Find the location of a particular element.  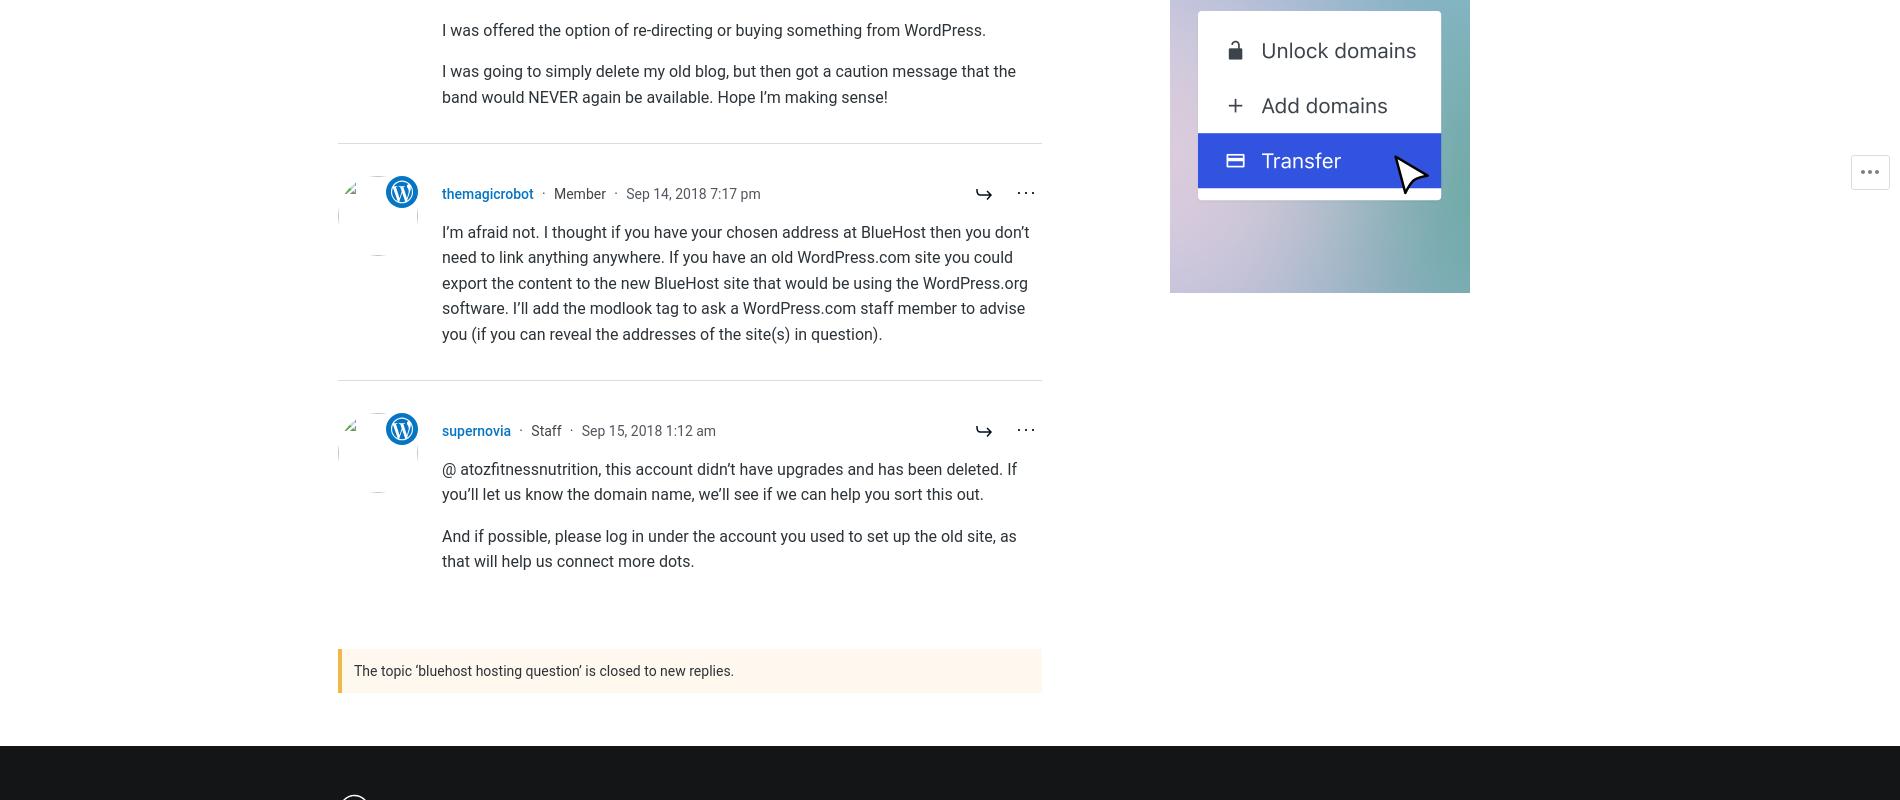

'I’m afraid not. I thought if you have your chosen address at BlueHost then you don’t need to link anything anywhere. If you have an old WordPress.com site you could export the content to the new BlueHost site that would be using the WordPress.org software. I’ll add the modlook tag to ask a WordPress.com staff member to advise you (if you can reveal the addresses of the site(s) in question).' is located at coordinates (734, 282).